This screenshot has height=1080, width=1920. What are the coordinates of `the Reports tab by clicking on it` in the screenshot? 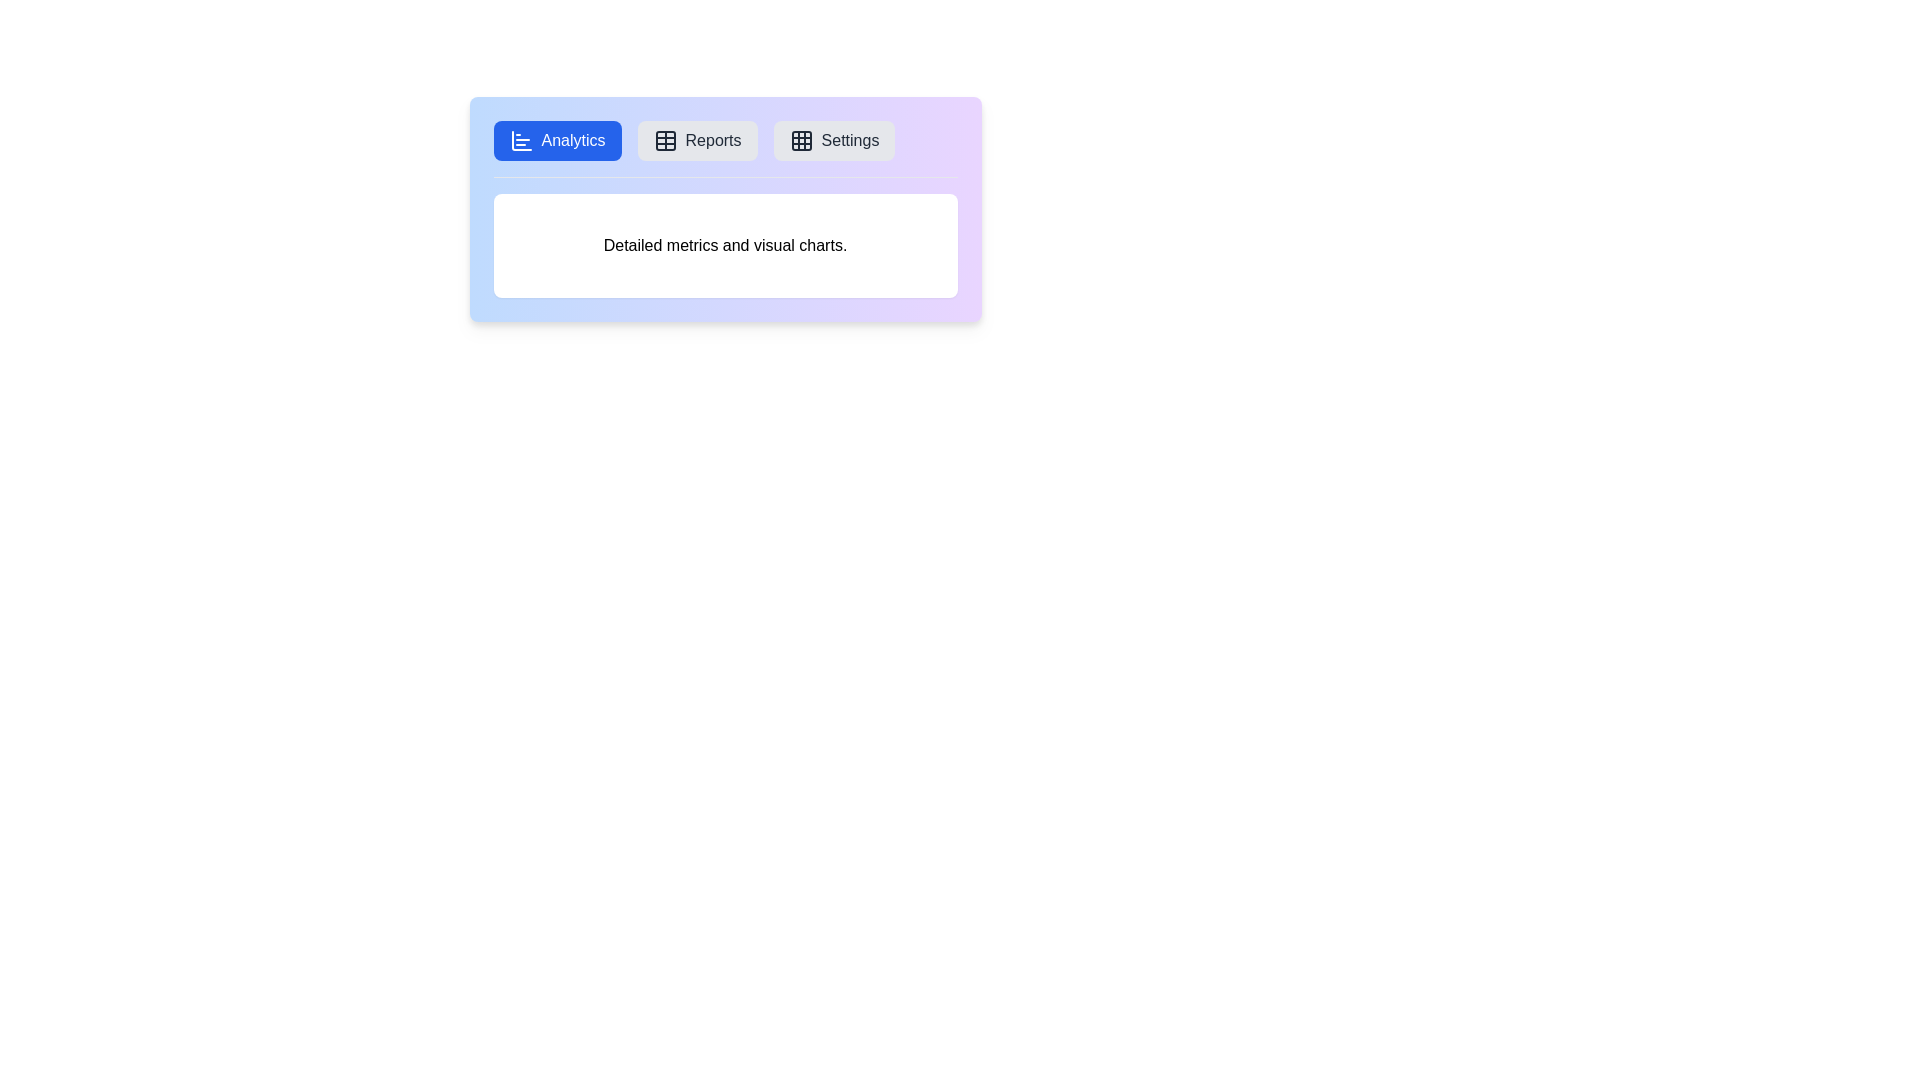 It's located at (697, 140).